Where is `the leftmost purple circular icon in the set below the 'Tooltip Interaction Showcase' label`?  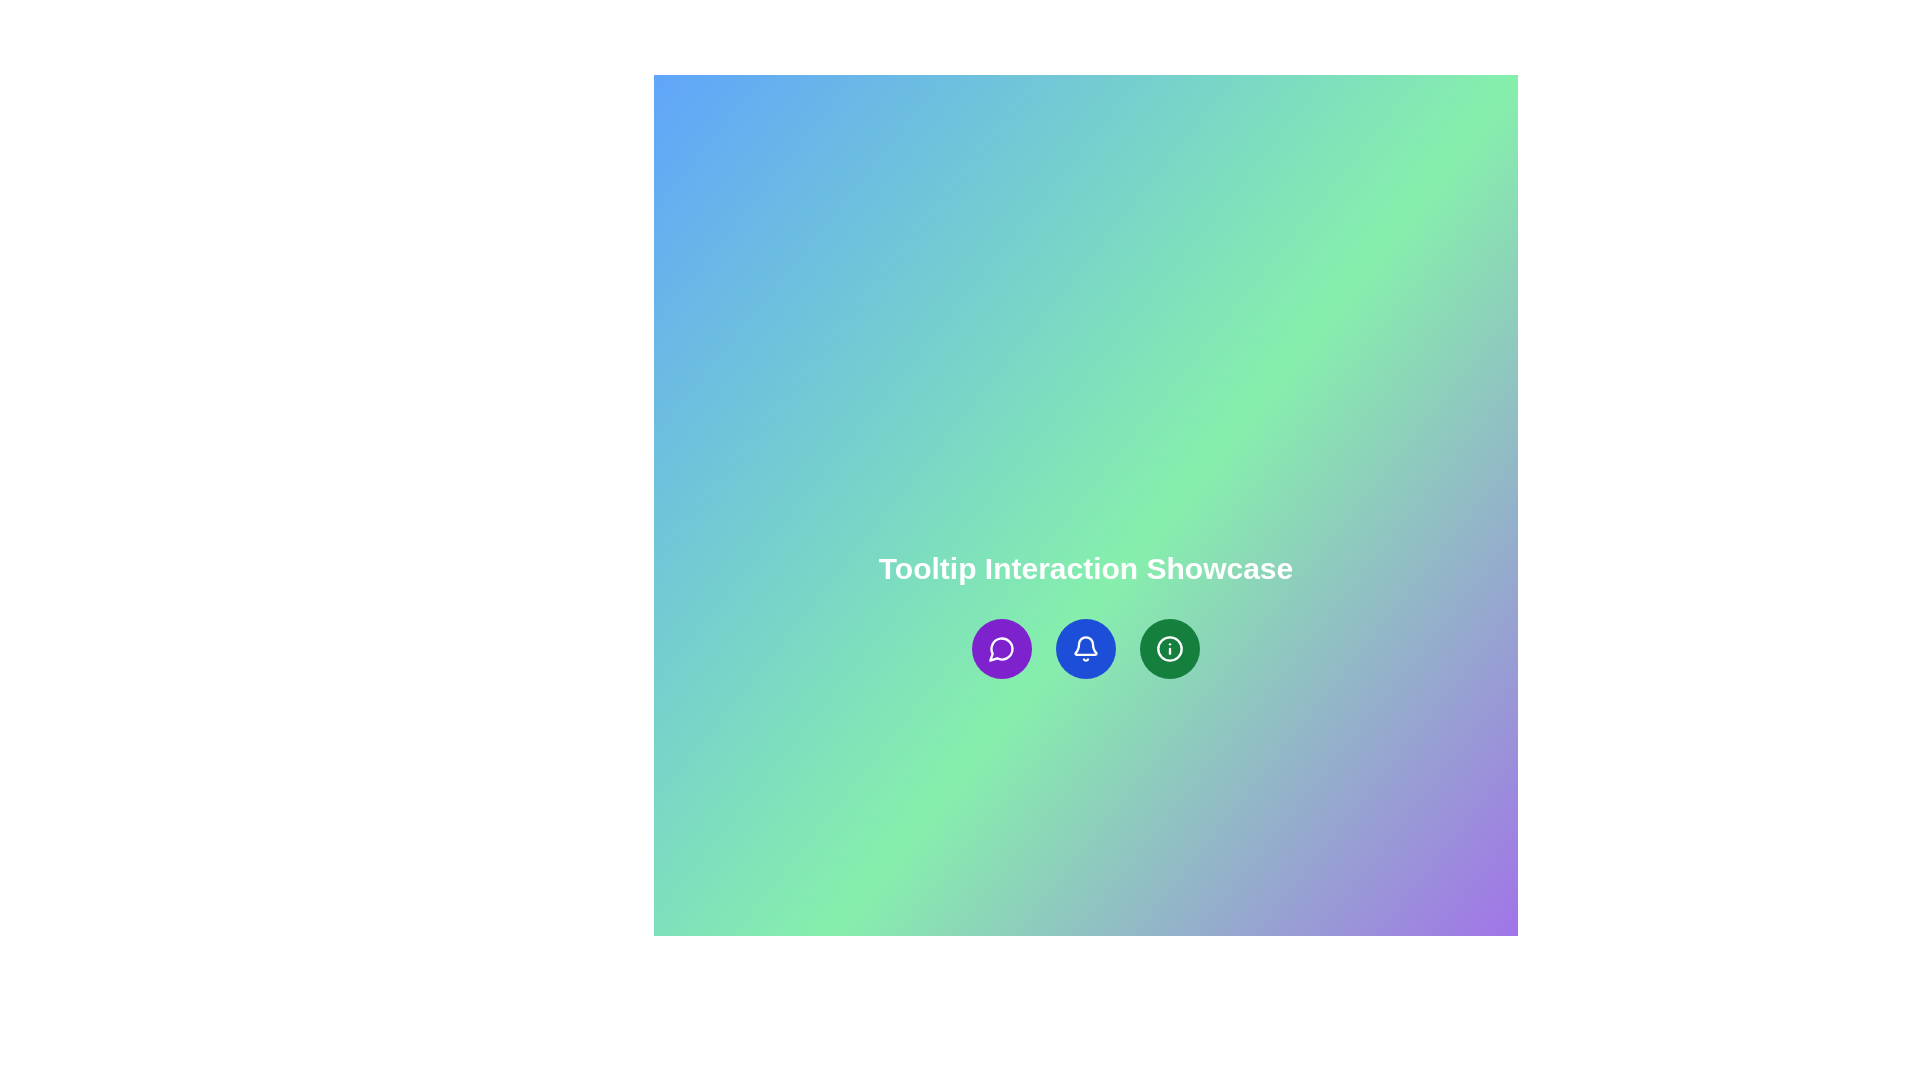 the leftmost purple circular icon in the set below the 'Tooltip Interaction Showcase' label is located at coordinates (1001, 649).